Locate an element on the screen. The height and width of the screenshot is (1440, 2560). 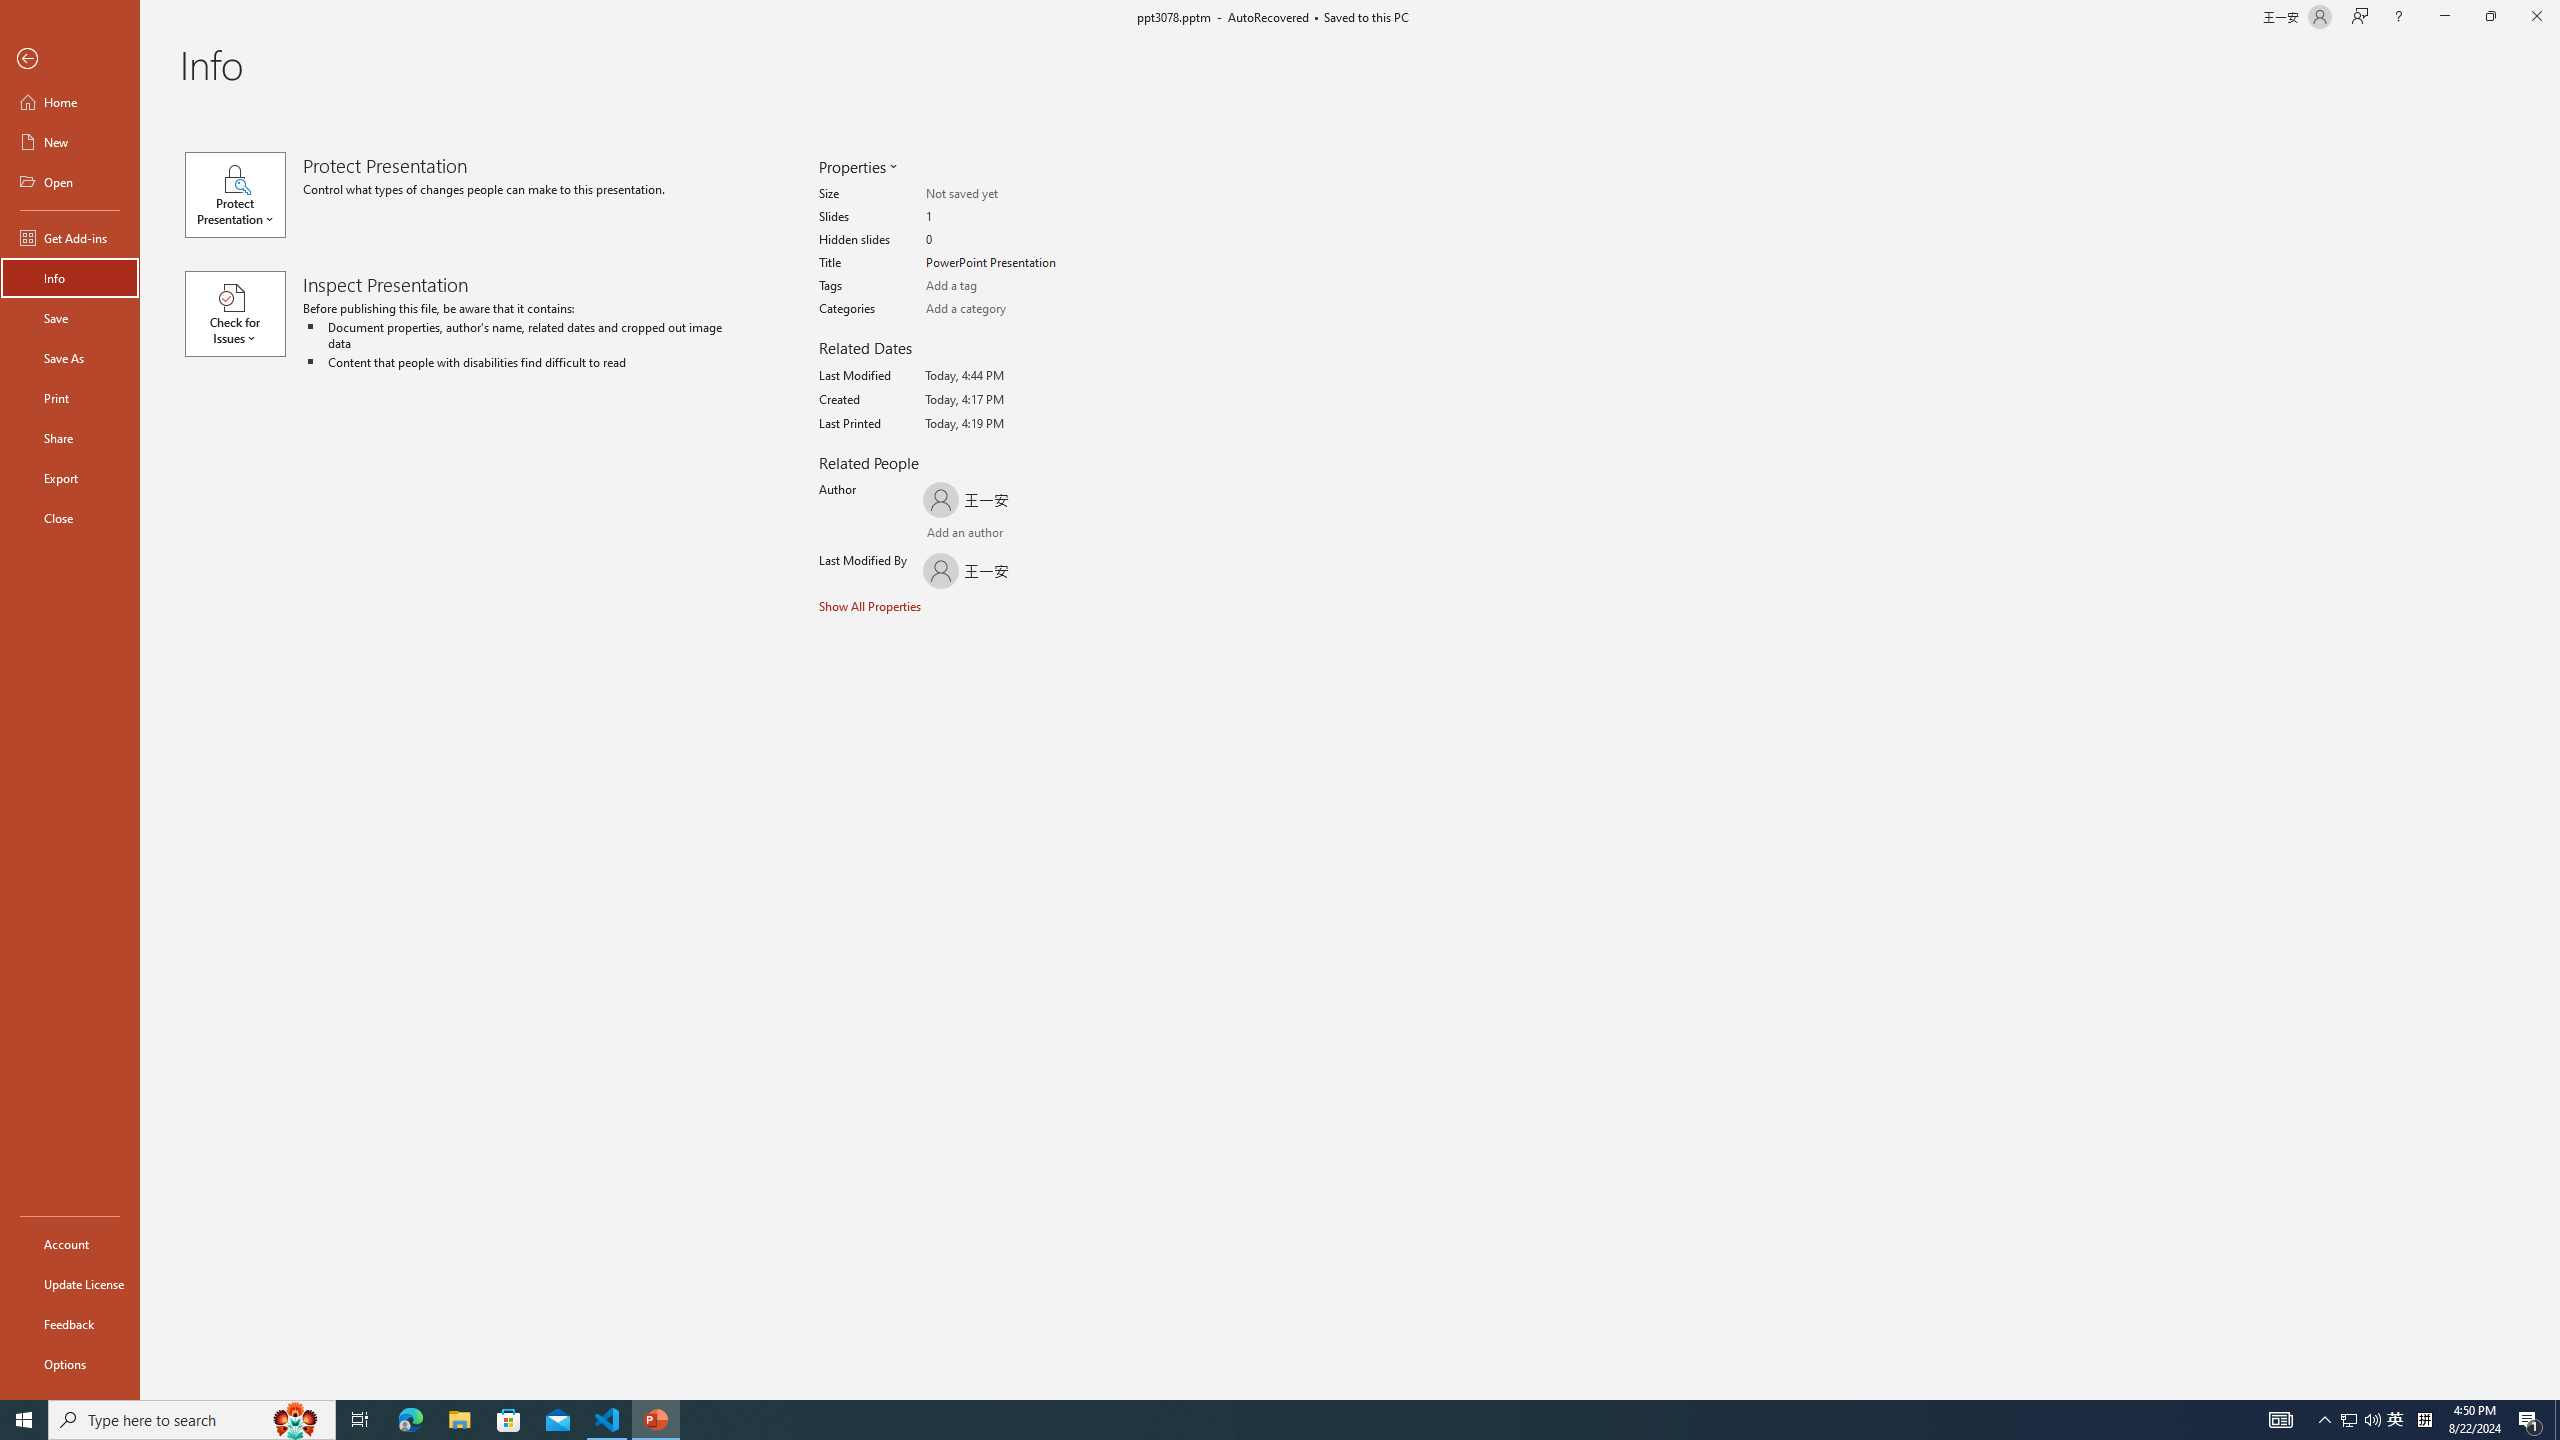
'Title' is located at coordinates (1003, 263).